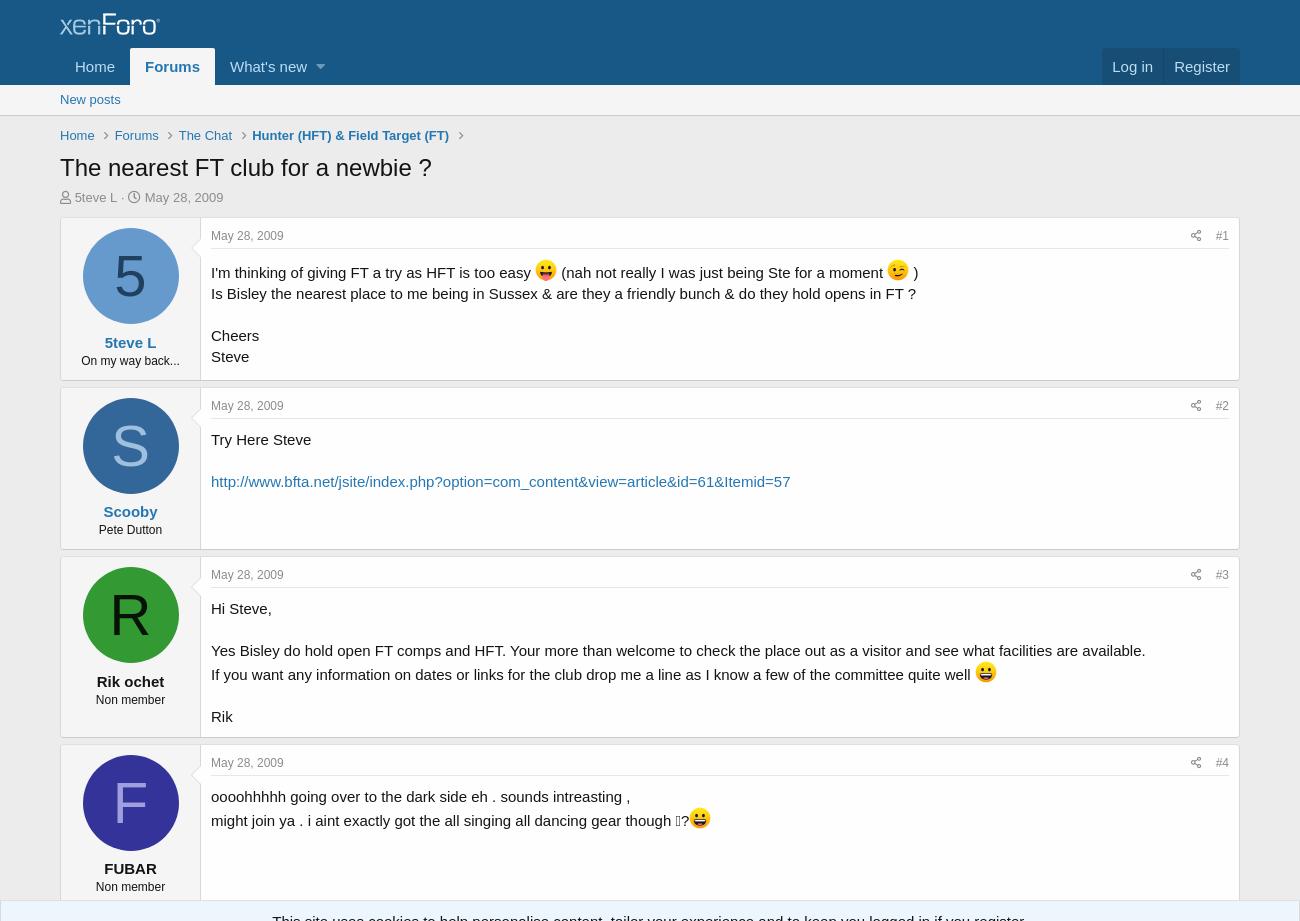 The image size is (1300, 921). I want to click on 'http://www.bfta.net/jsite/index.php?option=com_content&view=article&id=61&Itemid=57', so click(500, 479).